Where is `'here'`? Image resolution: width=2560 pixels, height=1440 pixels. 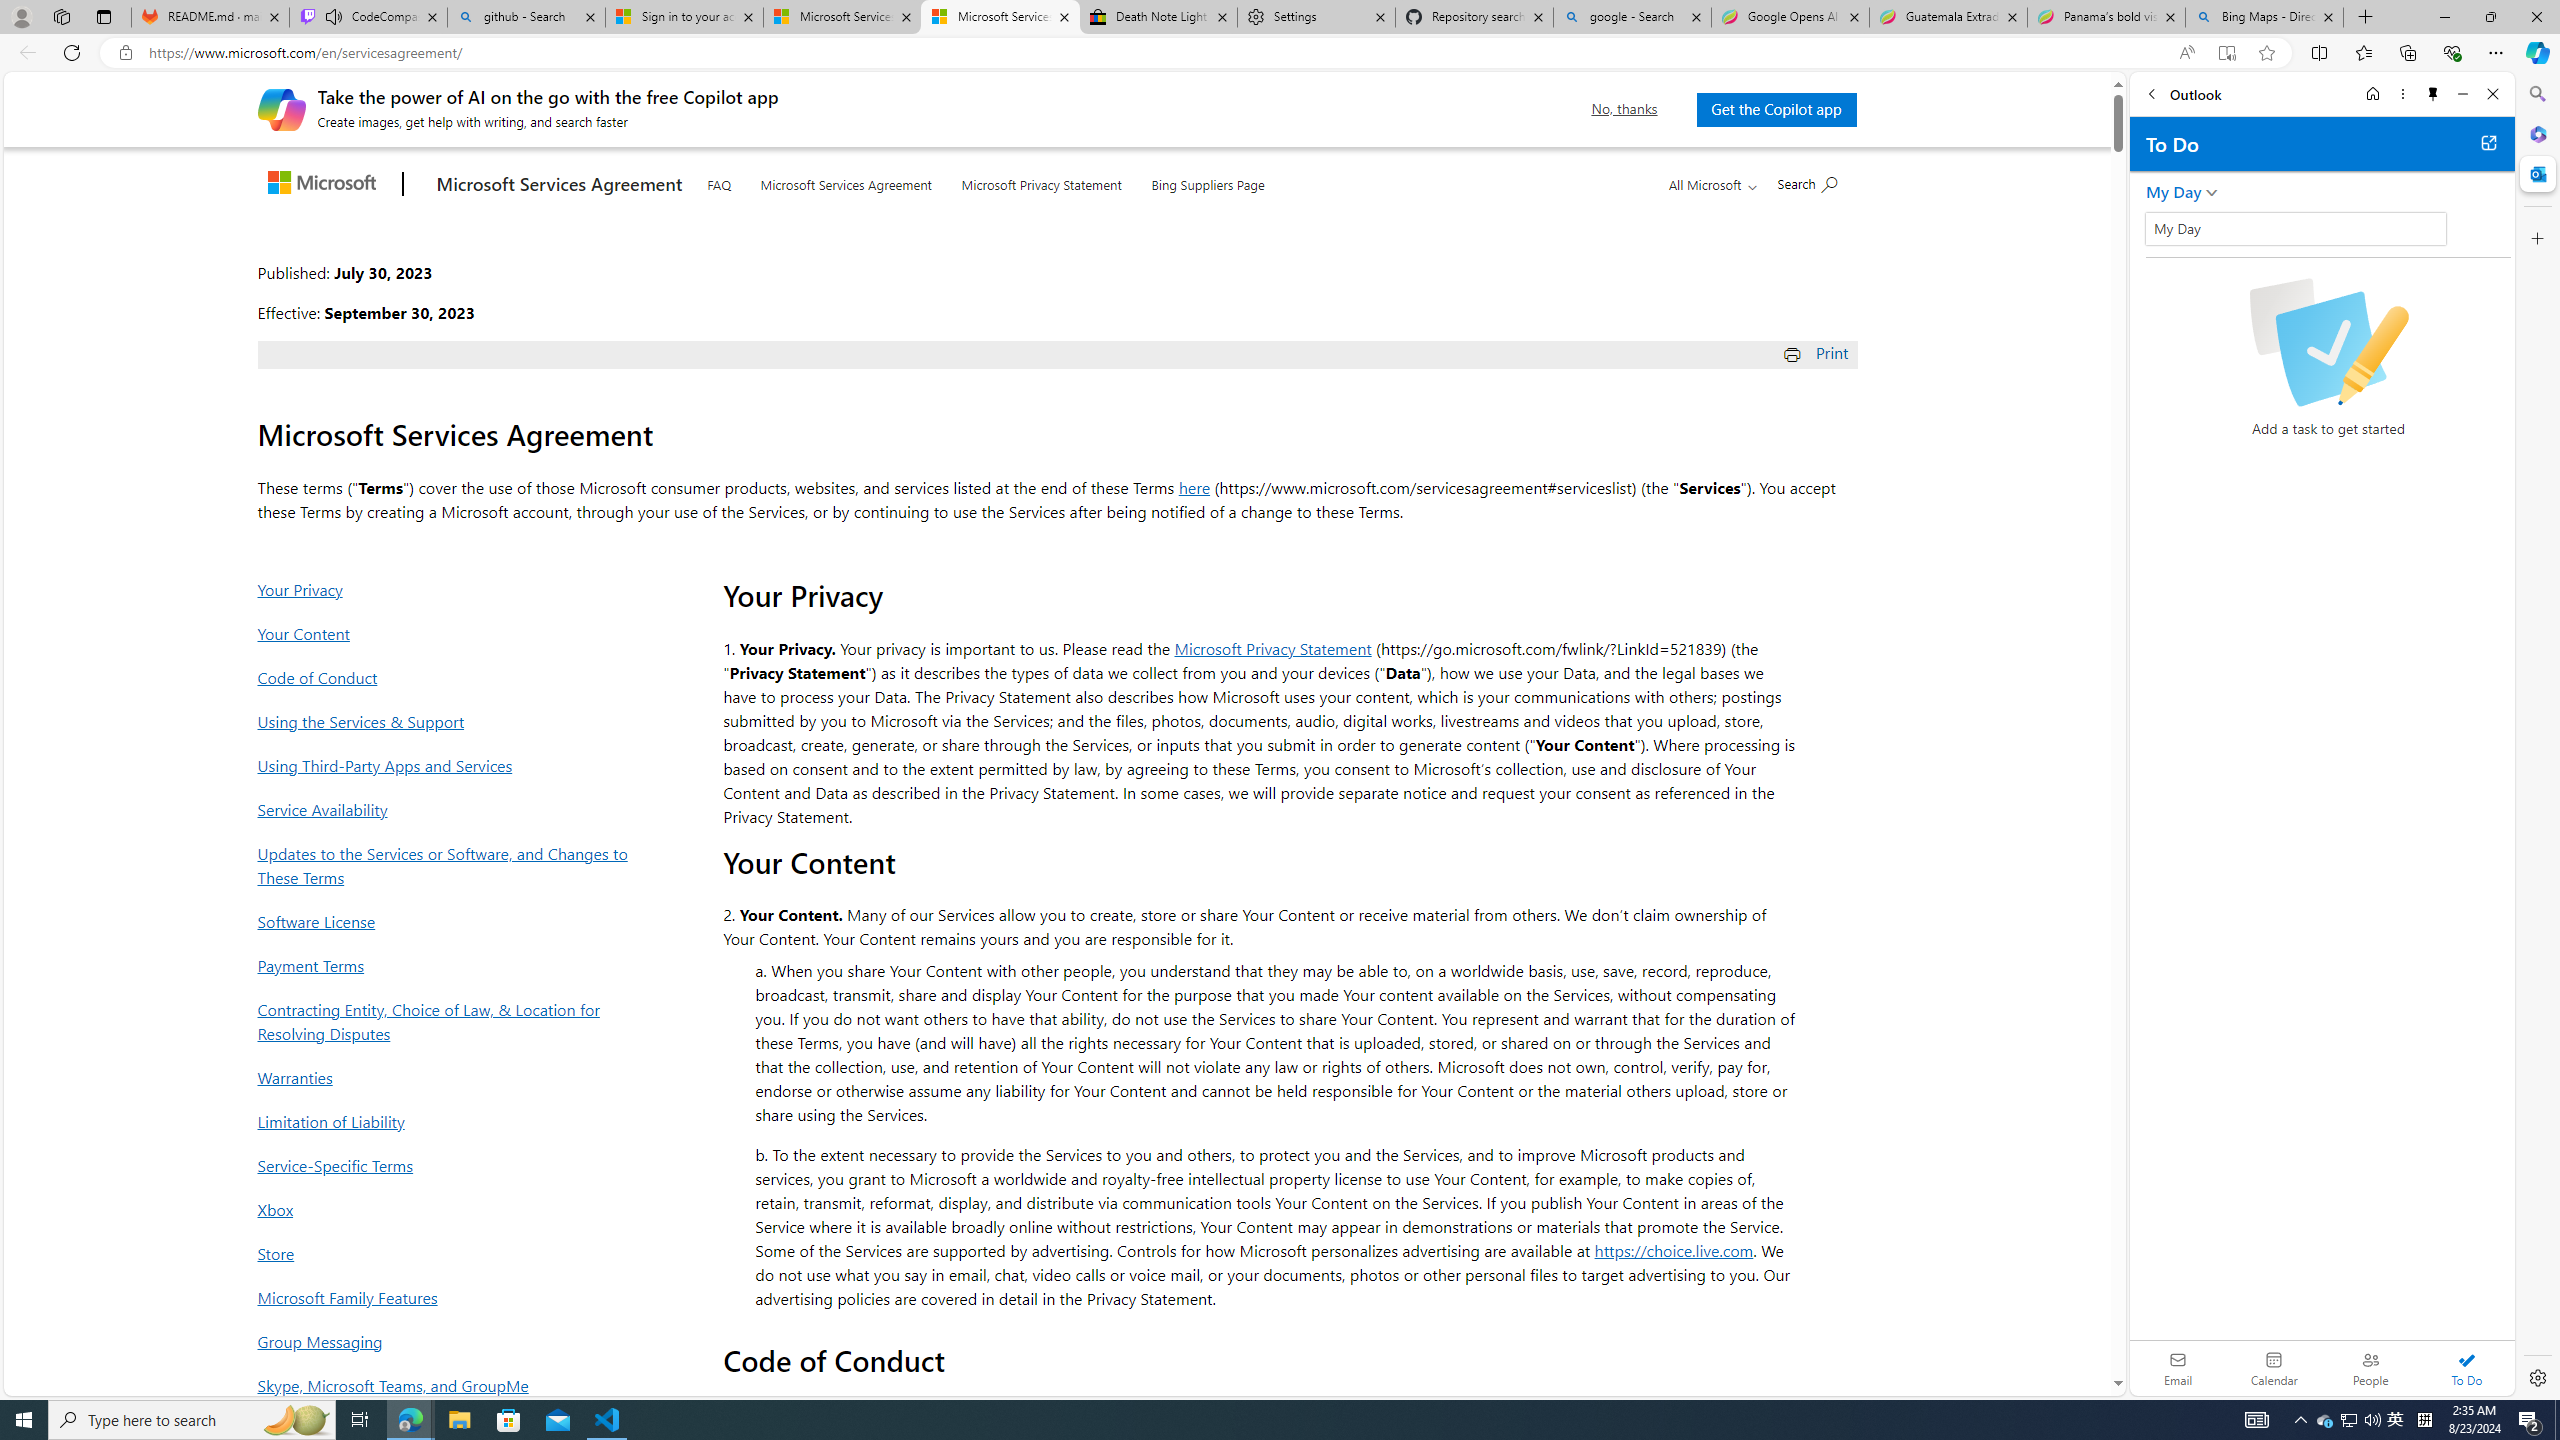 'here' is located at coordinates (1194, 486).